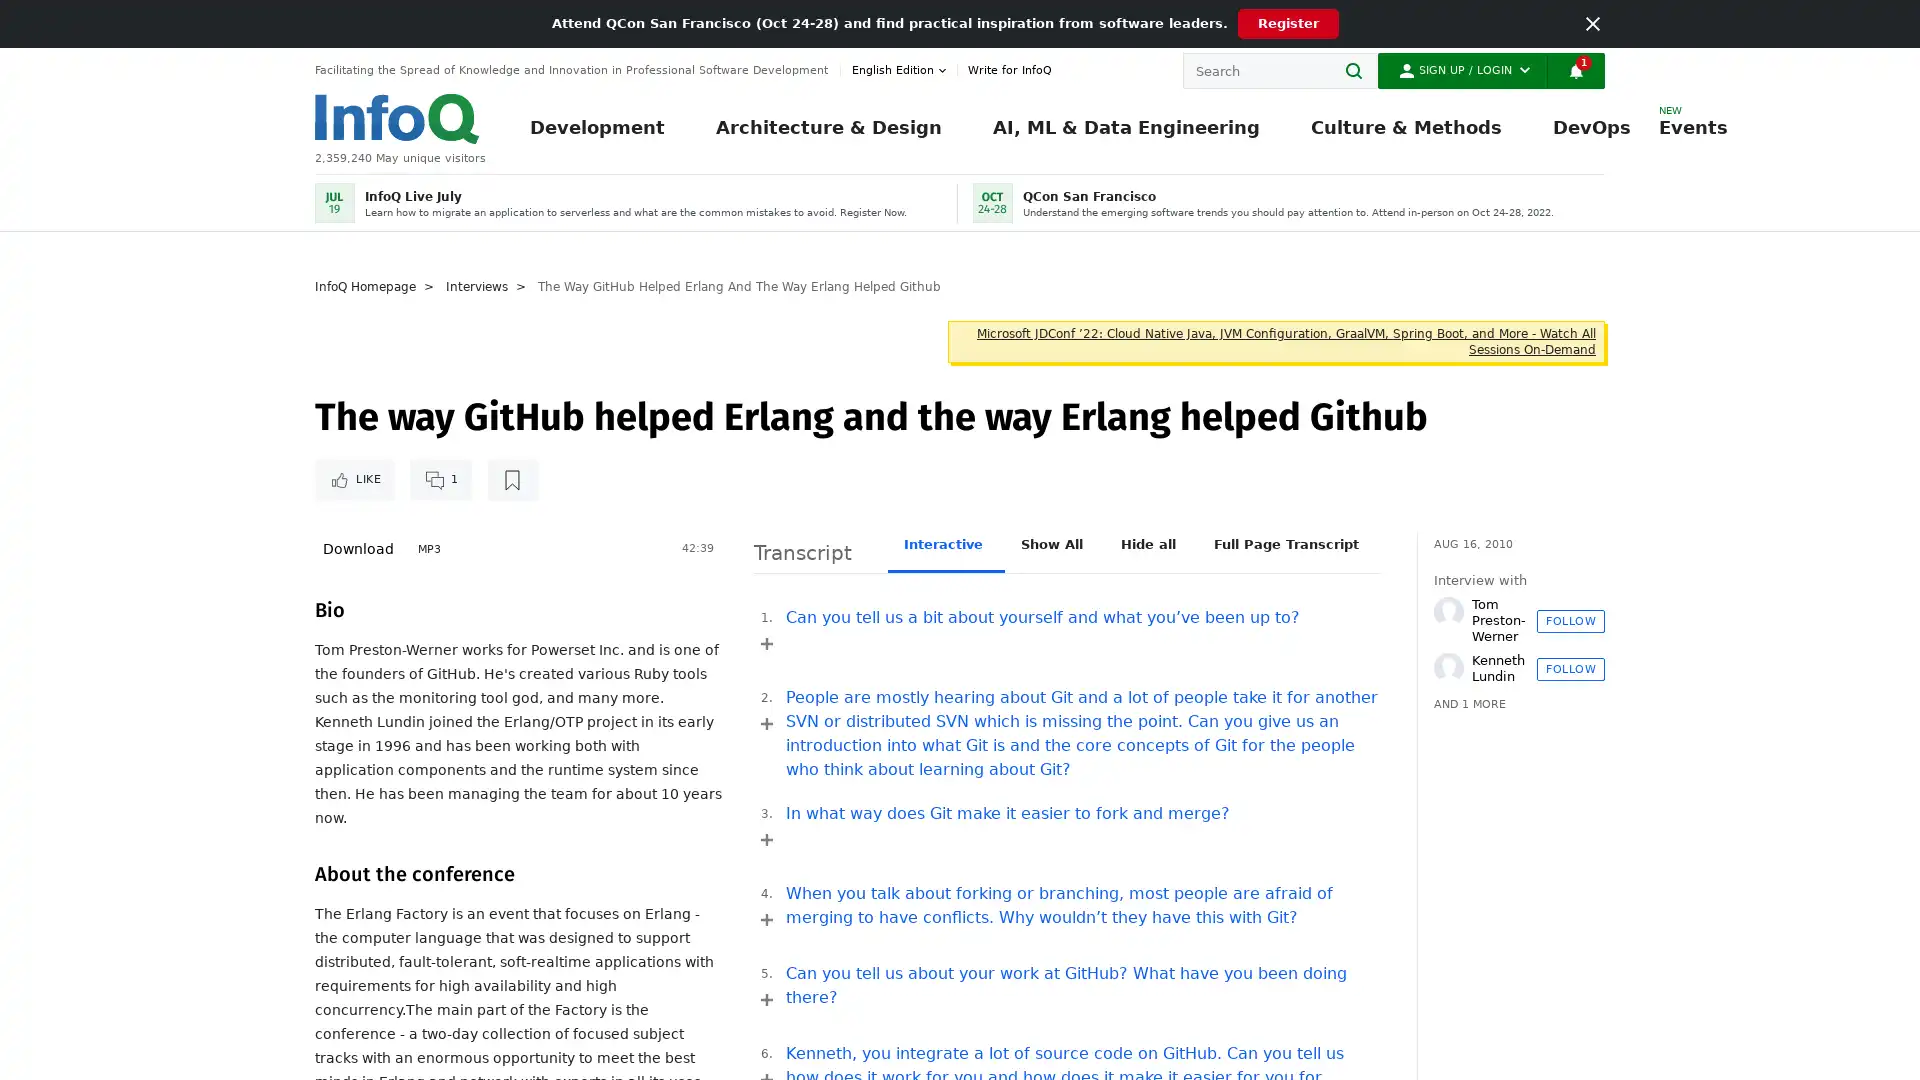  Describe the element at coordinates (428, 550) in the screenshot. I see `MP3` at that location.